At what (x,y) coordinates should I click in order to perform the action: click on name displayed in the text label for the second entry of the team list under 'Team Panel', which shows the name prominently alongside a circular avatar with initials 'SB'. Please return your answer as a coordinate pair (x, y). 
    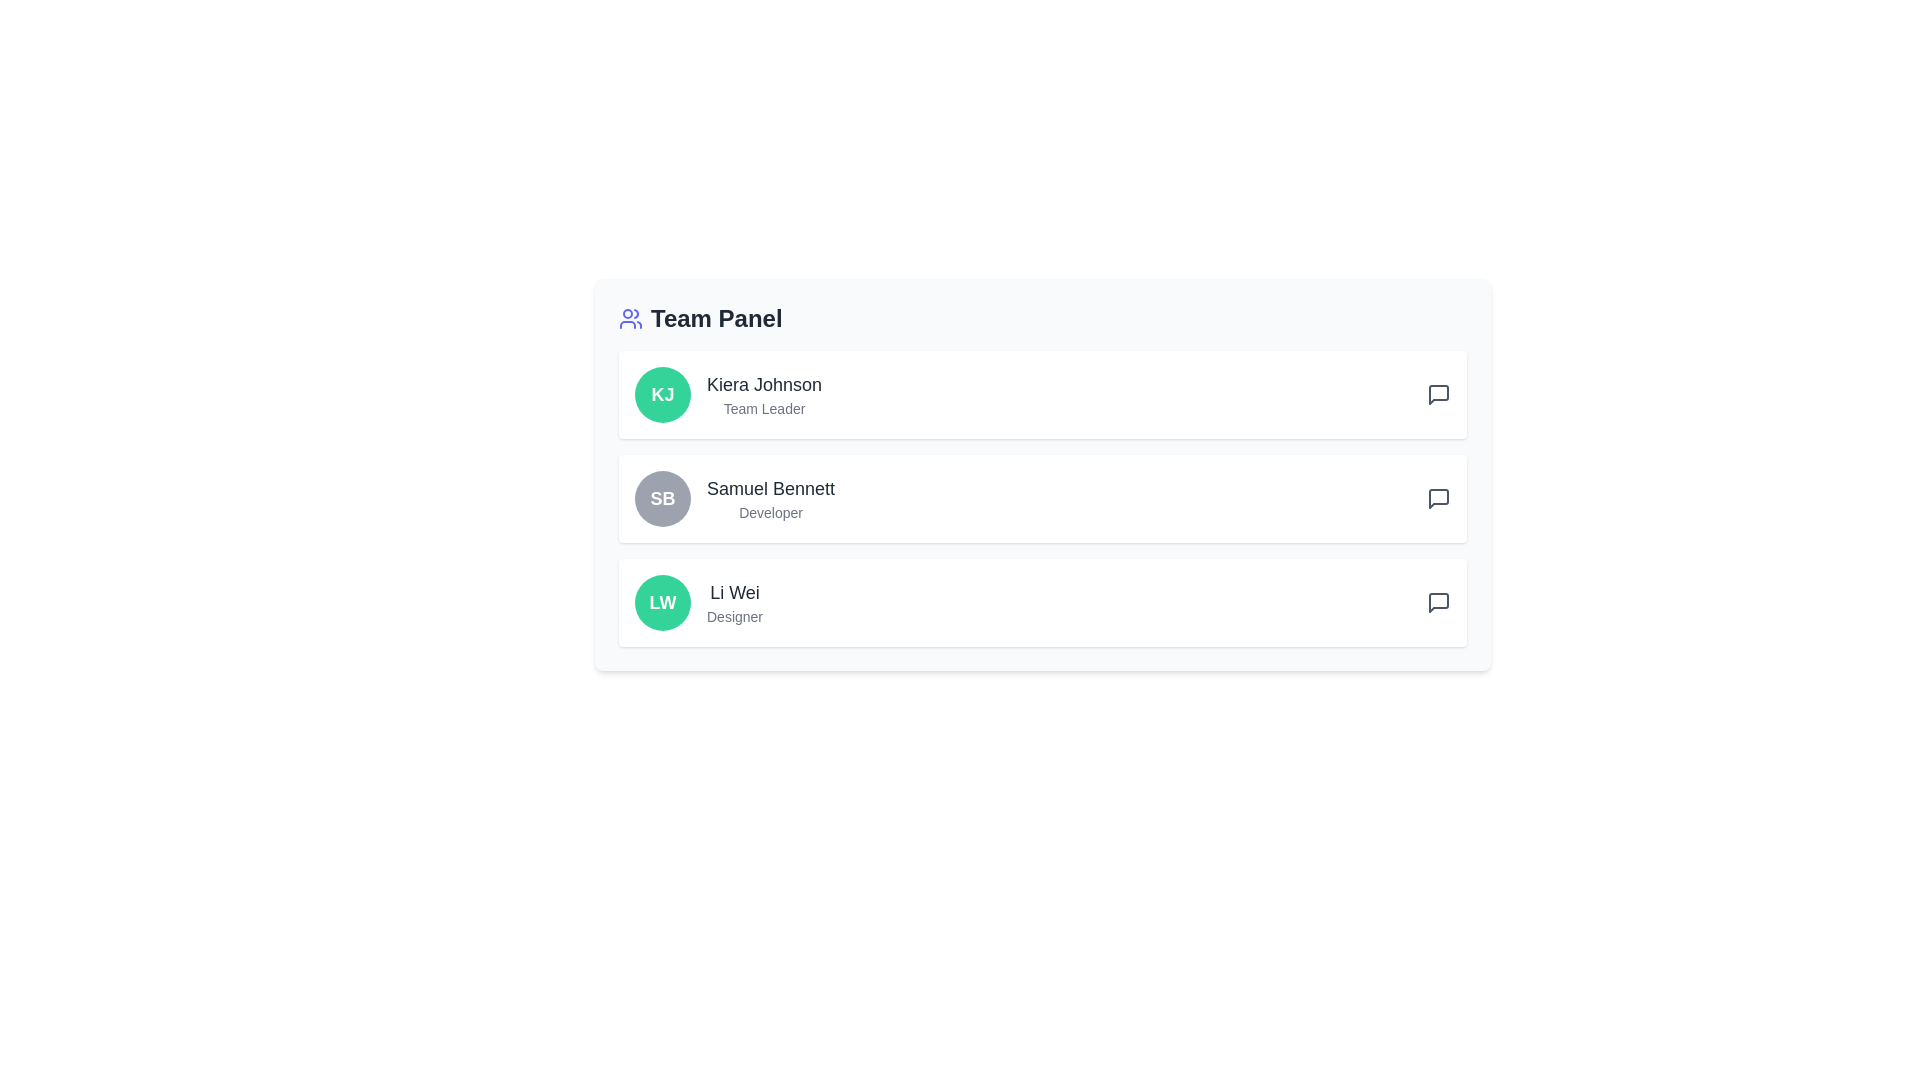
    Looking at the image, I should click on (770, 489).